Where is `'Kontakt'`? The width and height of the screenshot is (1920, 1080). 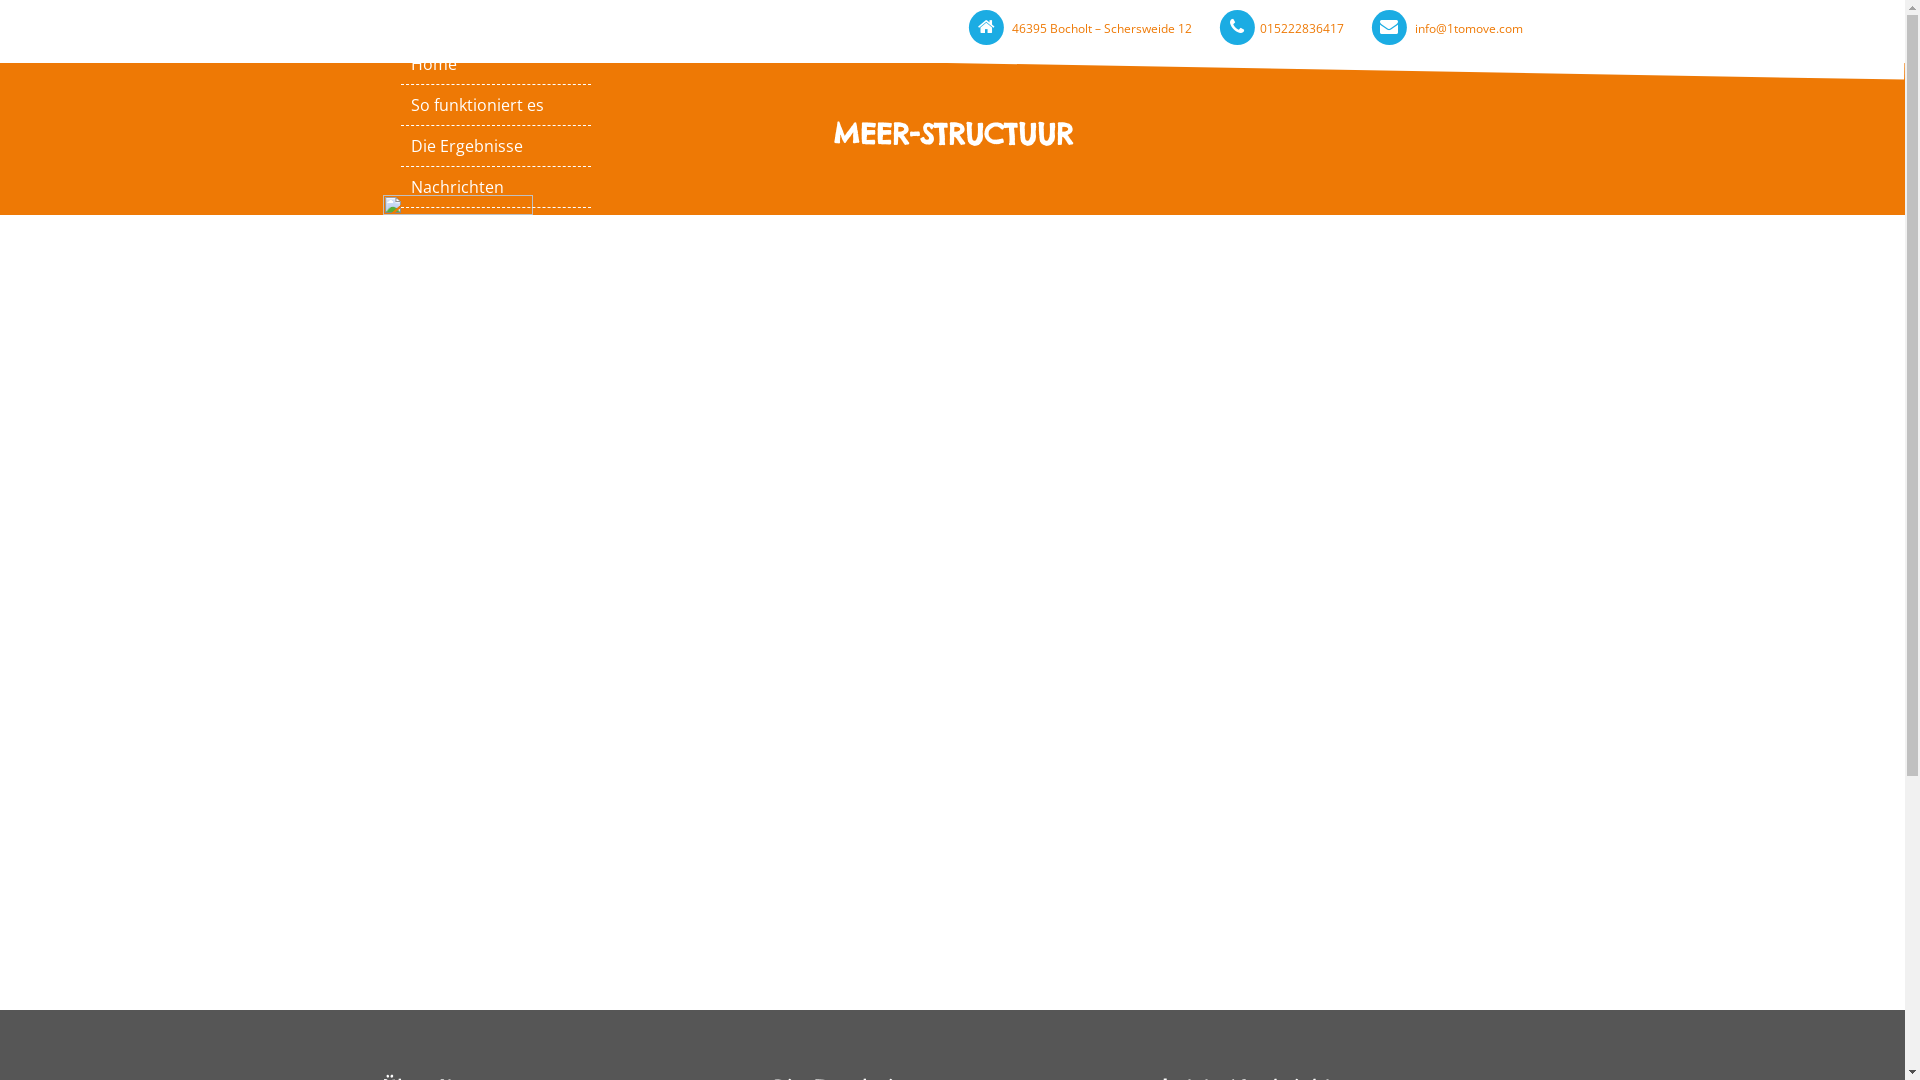
'Kontakt' is located at coordinates (495, 226).